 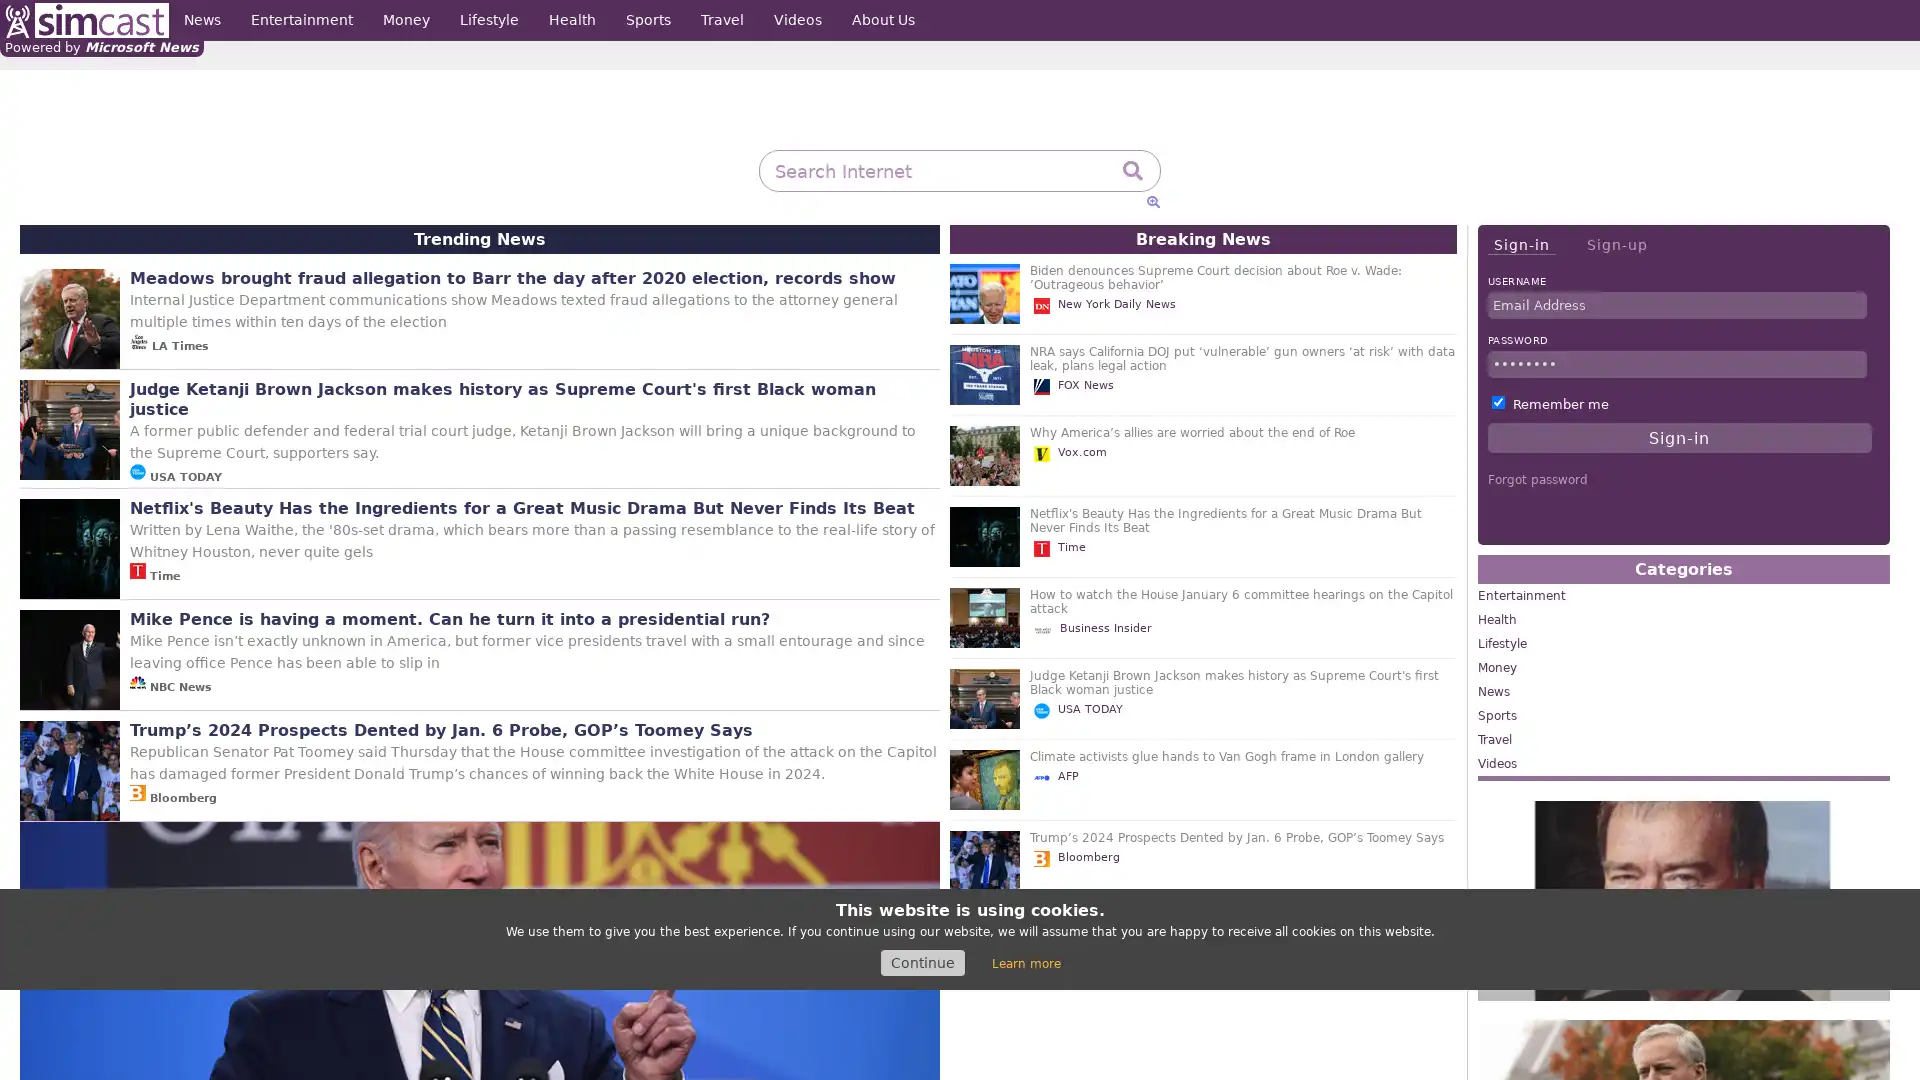 What do you see at coordinates (1520, 244) in the screenshot?
I see `Sign-in` at bounding box center [1520, 244].